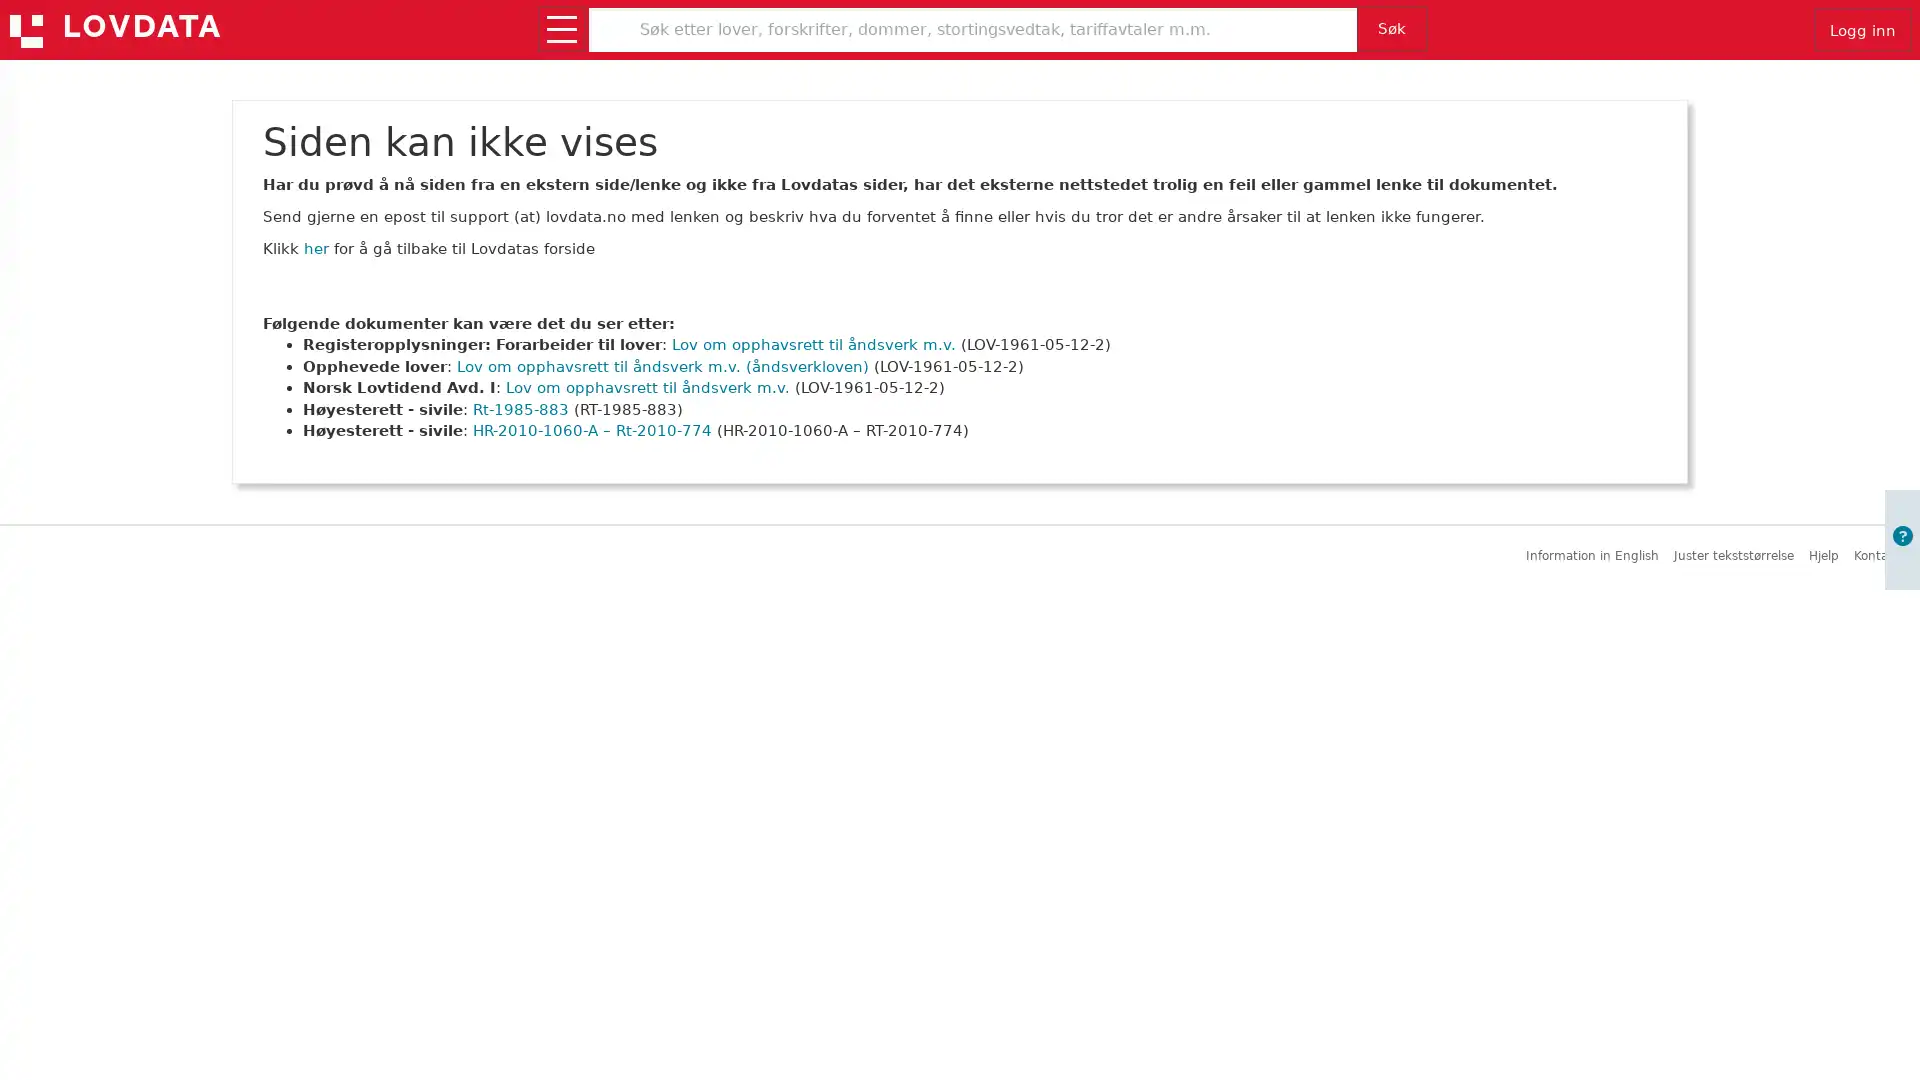 The width and height of the screenshot is (1920, 1080). What do you see at coordinates (1900, 537) in the screenshot?
I see `Apne informasjon om brukerveiledning` at bounding box center [1900, 537].